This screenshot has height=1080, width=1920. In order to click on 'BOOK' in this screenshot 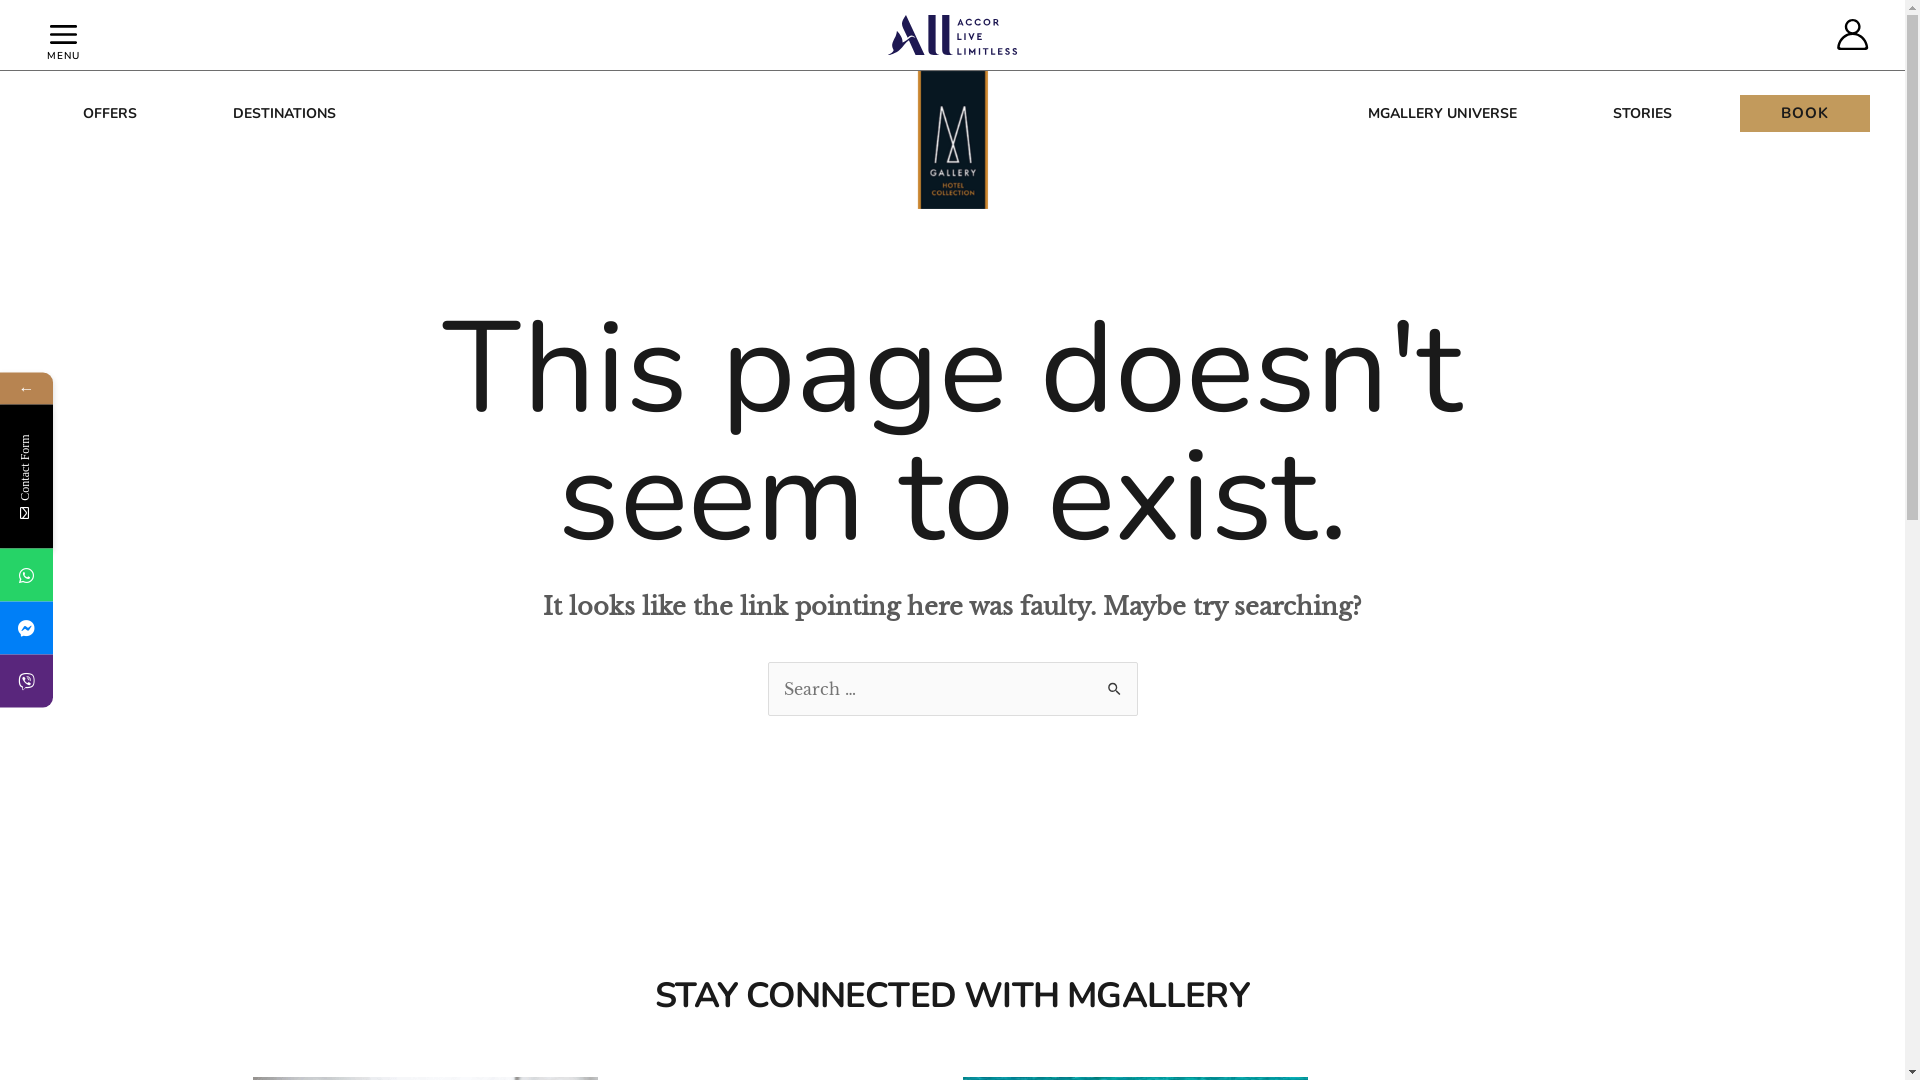, I will do `click(1804, 113)`.